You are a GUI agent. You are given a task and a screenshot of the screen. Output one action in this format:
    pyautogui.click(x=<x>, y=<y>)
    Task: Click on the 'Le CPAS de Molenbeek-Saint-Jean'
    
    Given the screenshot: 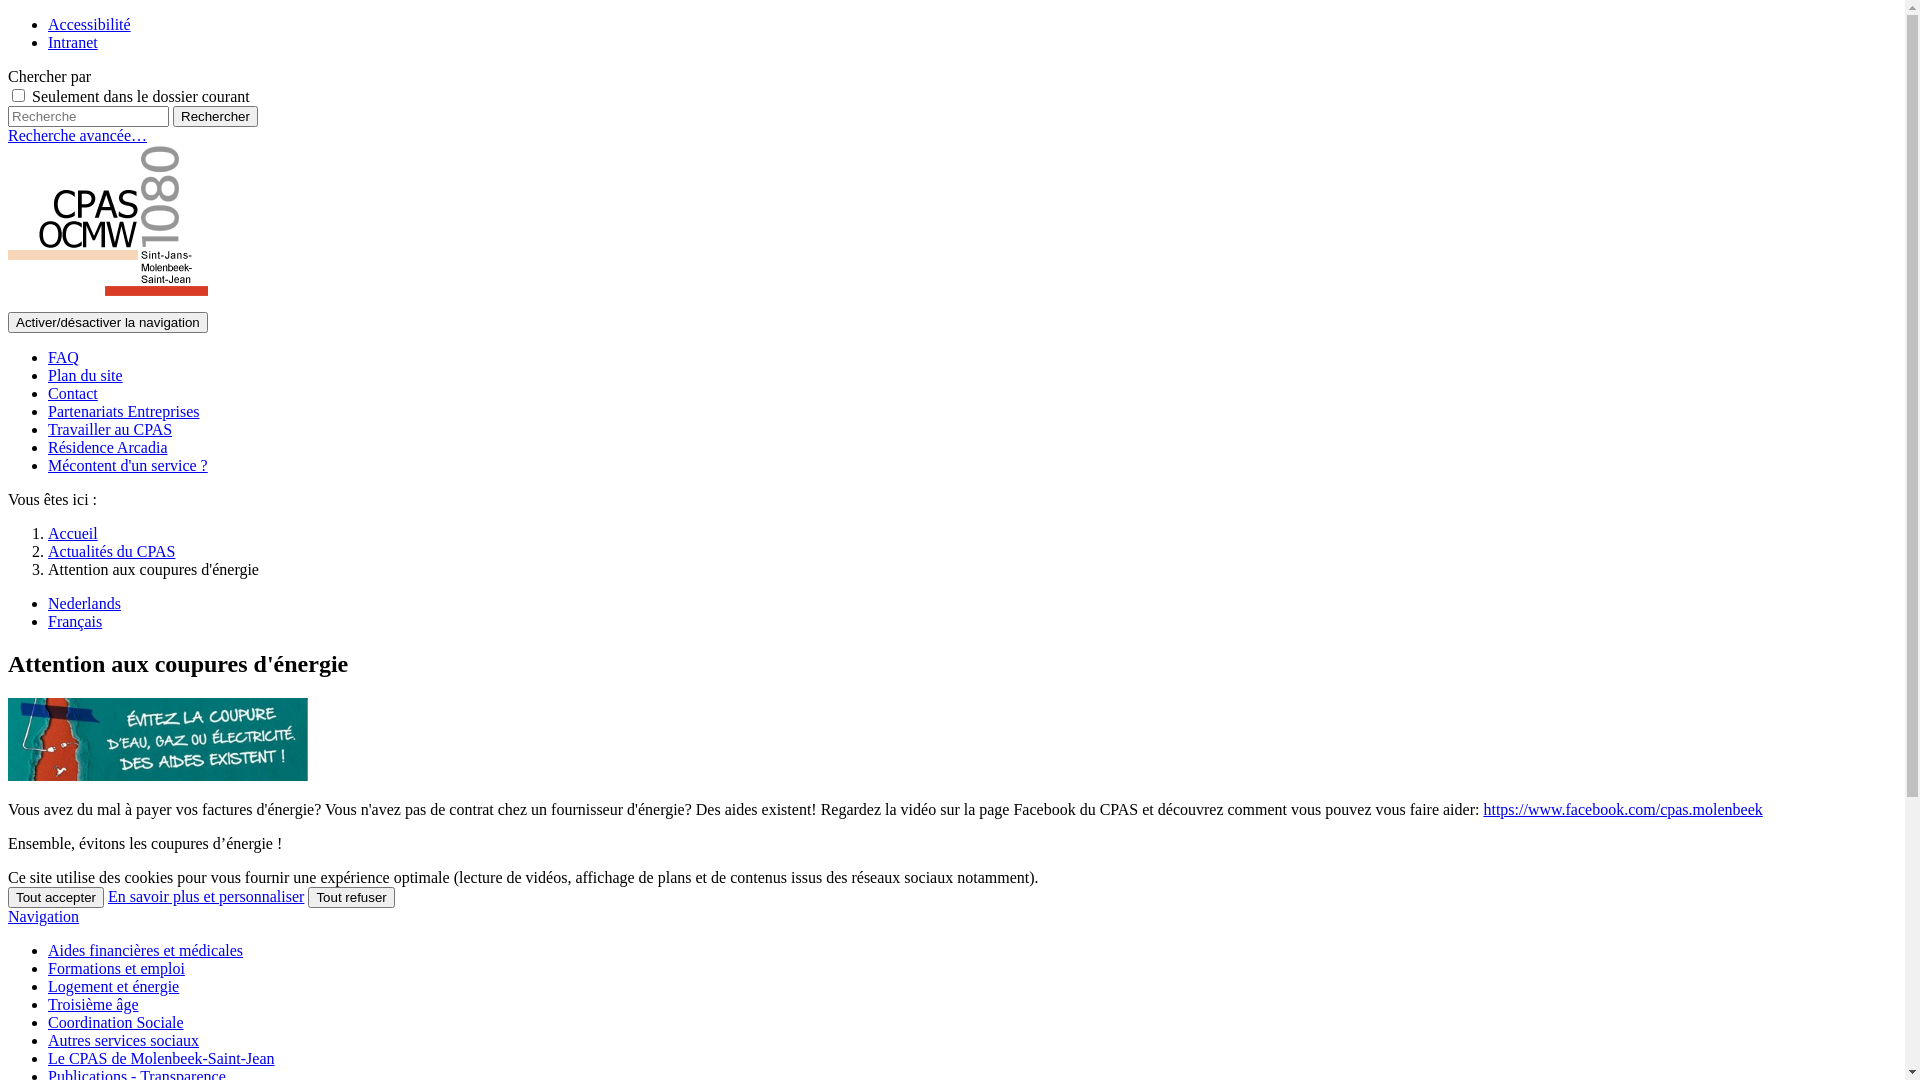 What is the action you would take?
    pyautogui.click(x=48, y=1057)
    